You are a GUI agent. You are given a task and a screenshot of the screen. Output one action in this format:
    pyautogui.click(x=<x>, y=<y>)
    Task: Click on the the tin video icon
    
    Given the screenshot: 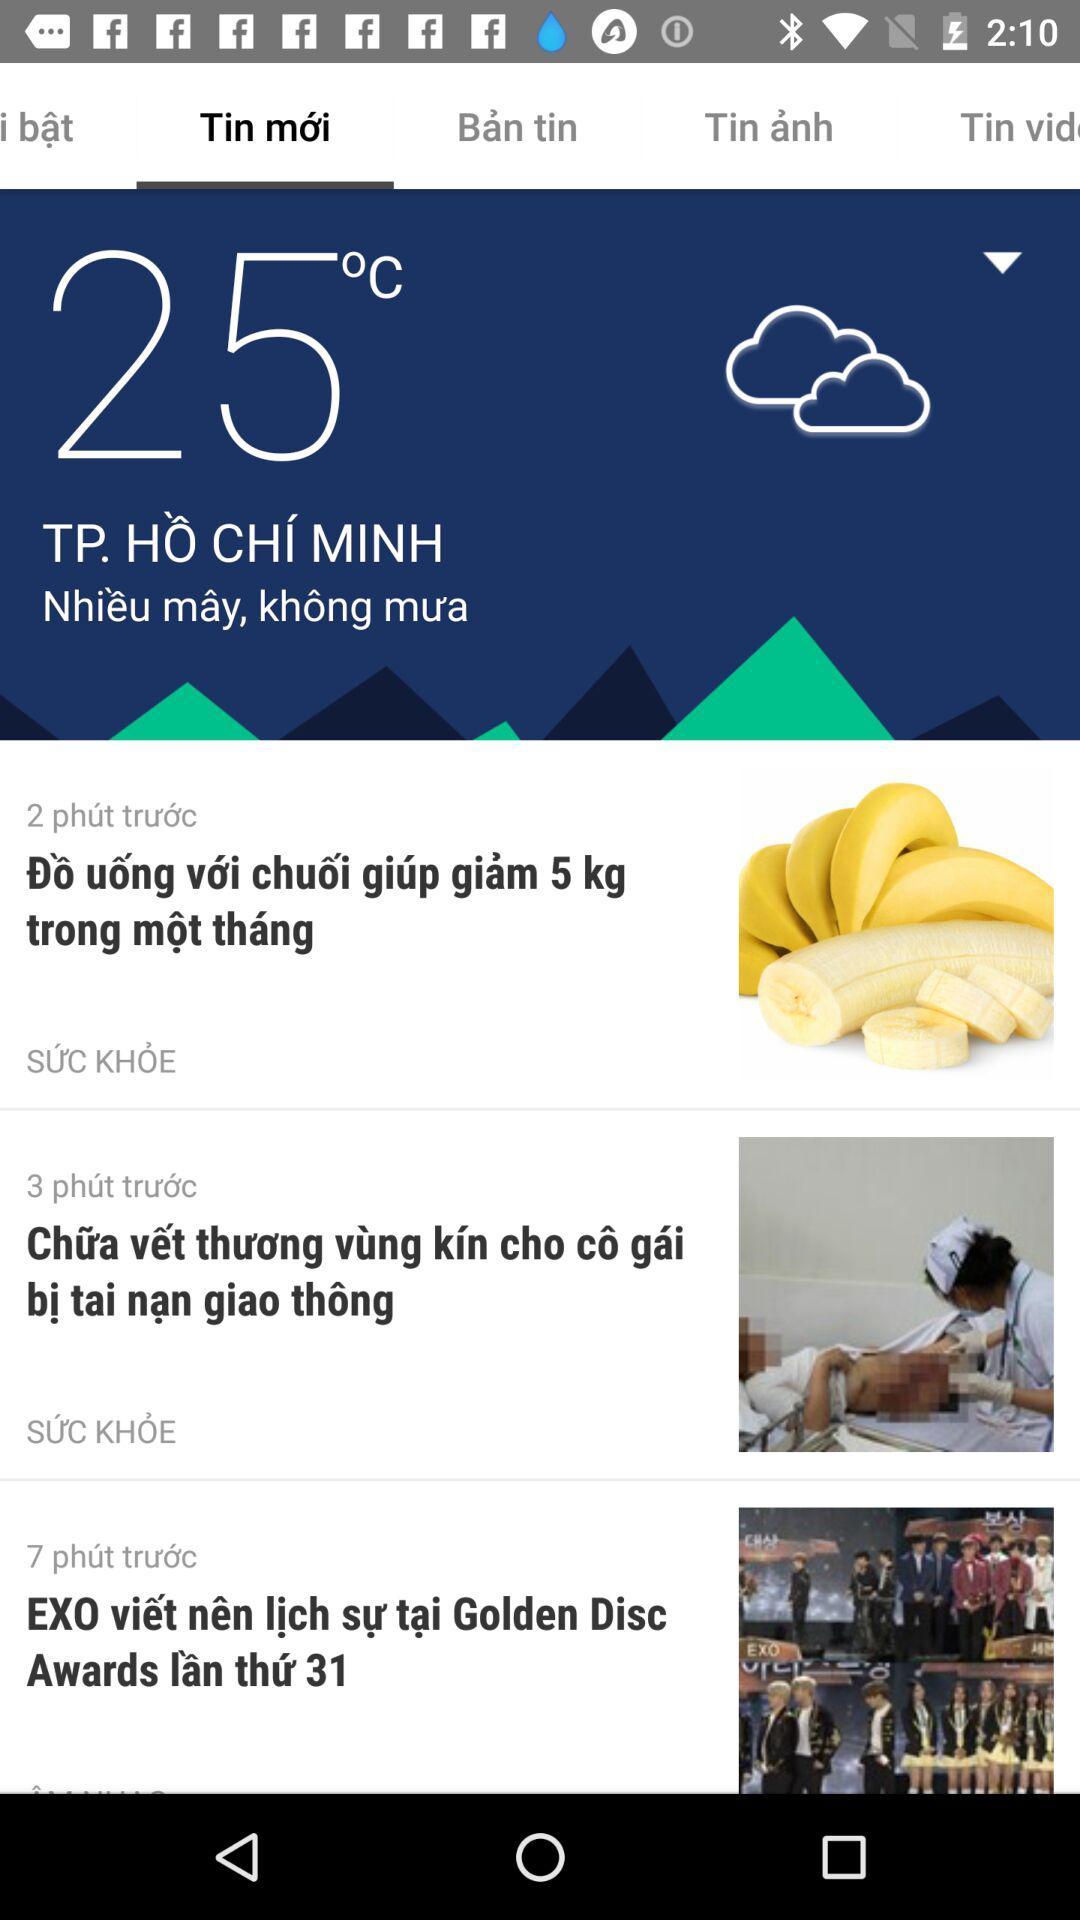 What is the action you would take?
    pyautogui.click(x=987, y=124)
    